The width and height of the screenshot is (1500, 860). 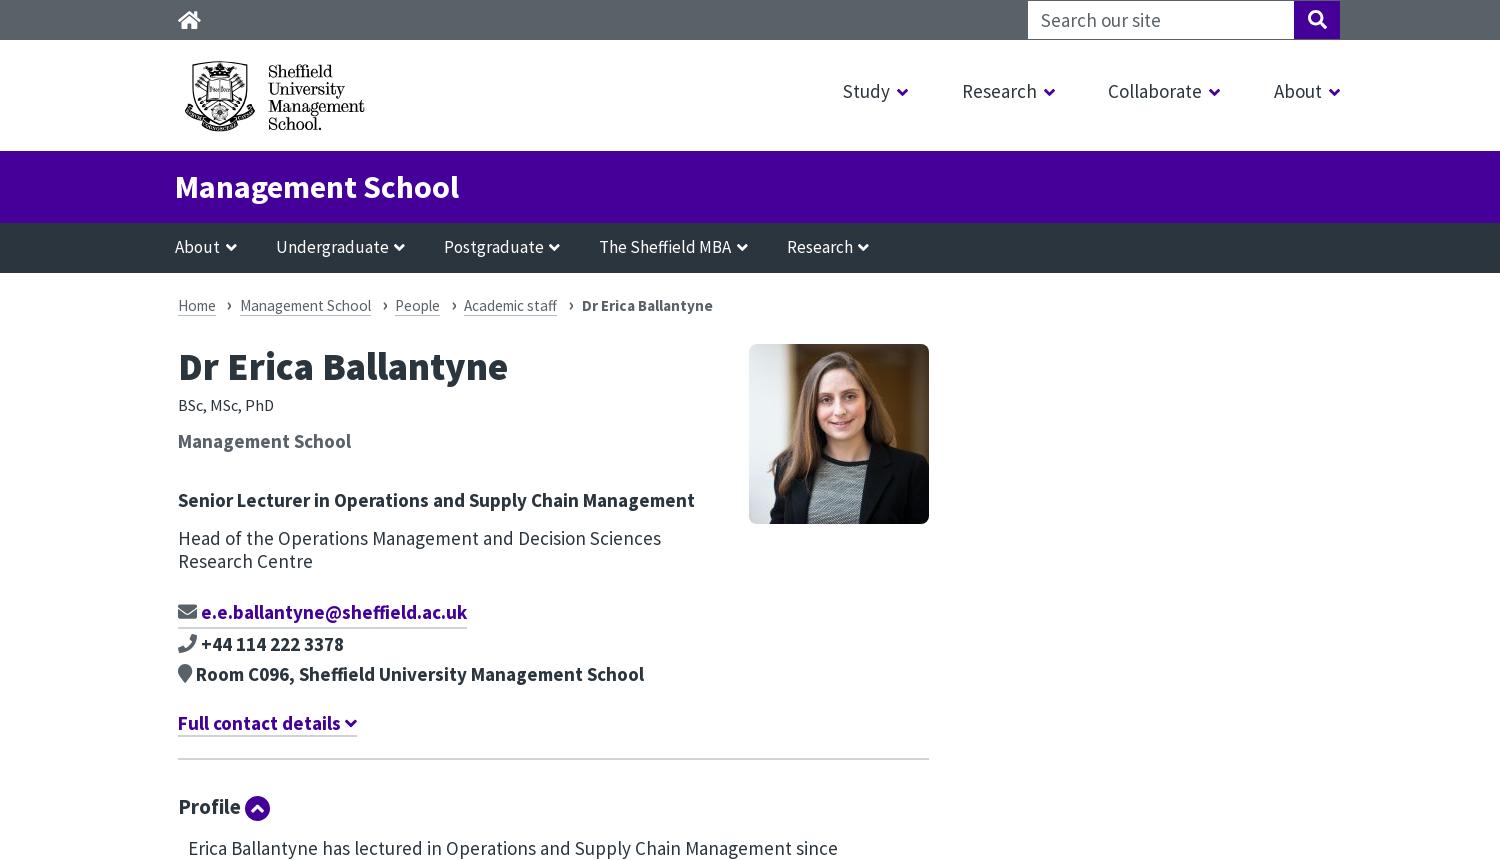 I want to click on 'Study', so click(x=865, y=89).